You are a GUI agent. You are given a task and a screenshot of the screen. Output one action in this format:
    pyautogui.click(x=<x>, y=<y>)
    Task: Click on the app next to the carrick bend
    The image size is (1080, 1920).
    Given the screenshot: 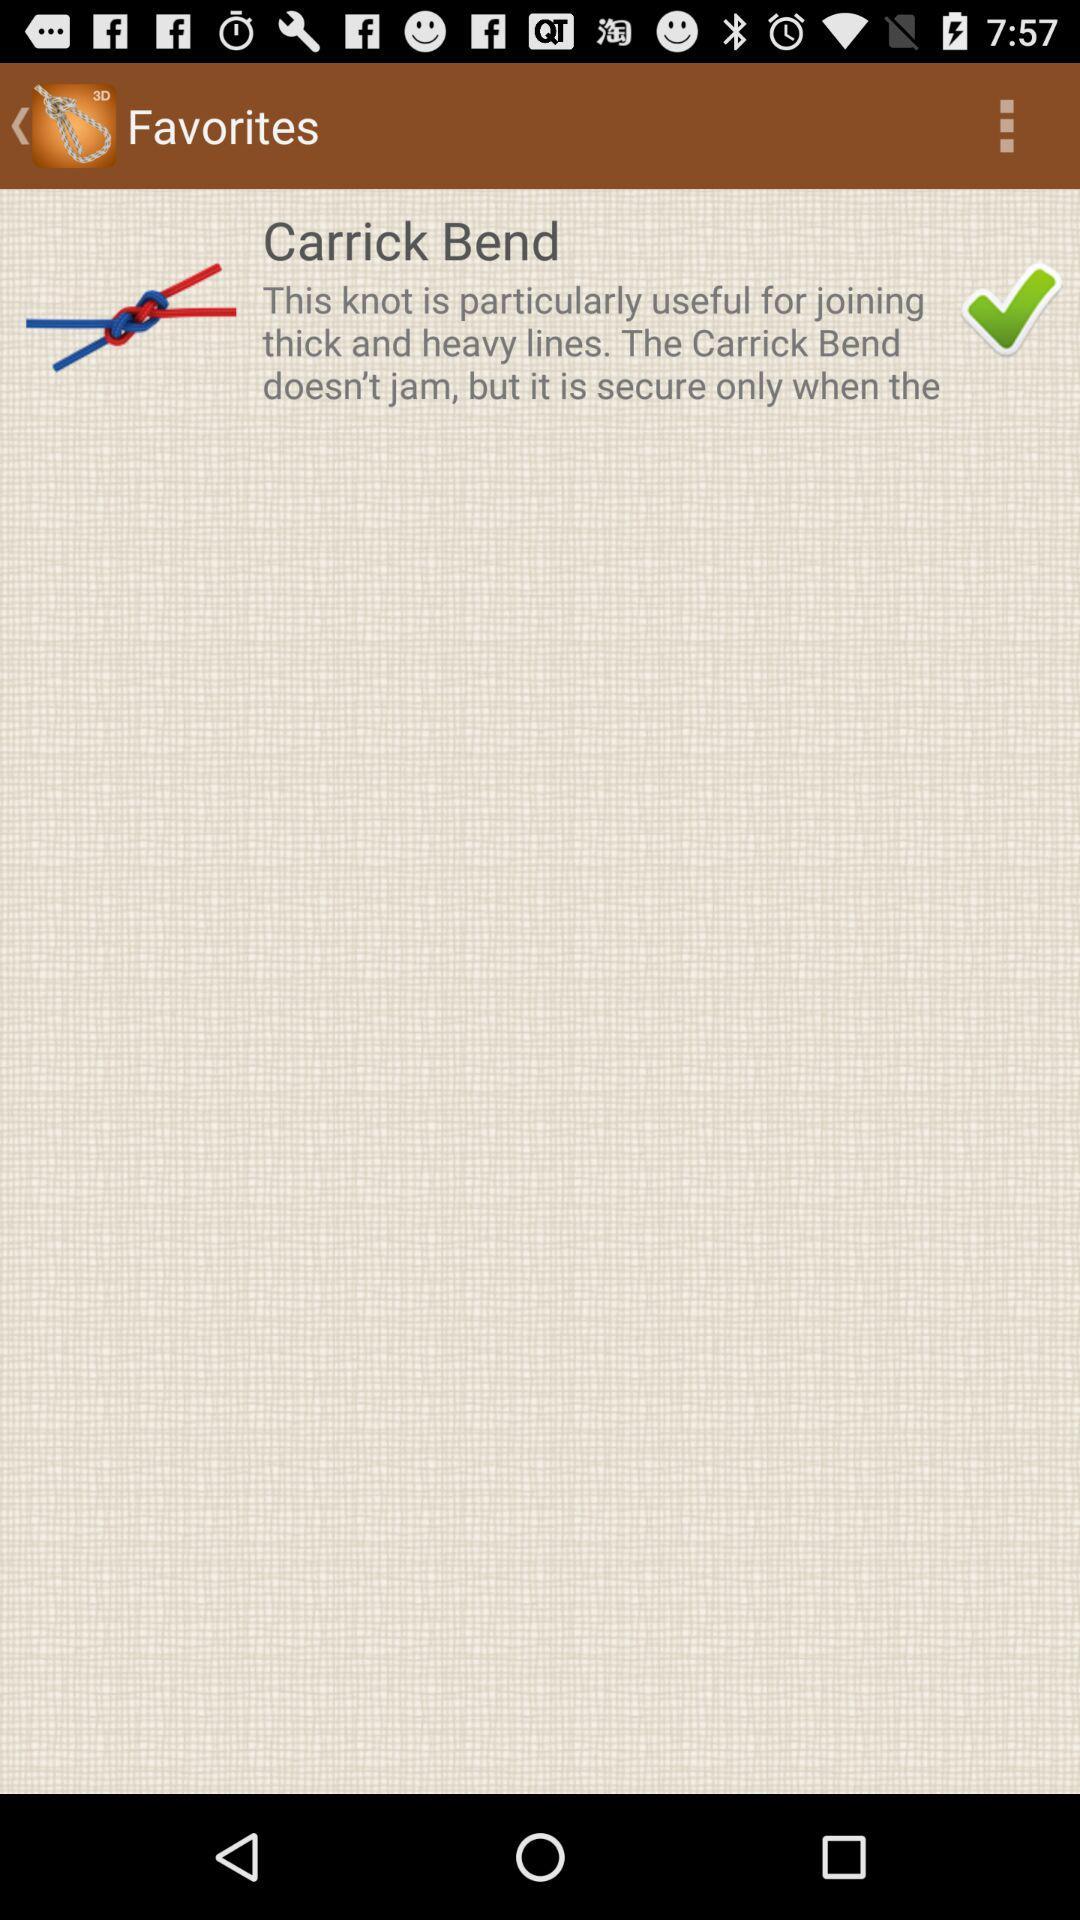 What is the action you would take?
    pyautogui.click(x=1011, y=308)
    